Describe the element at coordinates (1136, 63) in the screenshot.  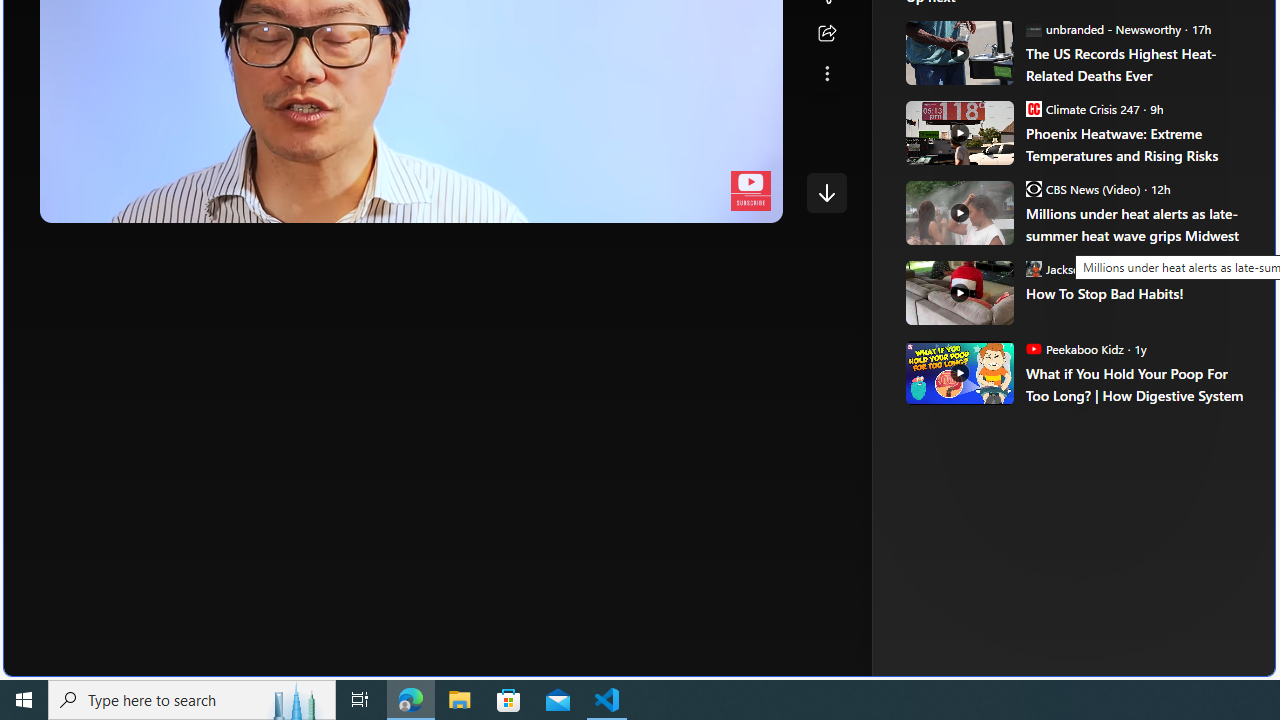
I see `'The US Records Highest Heat-Related Deaths Ever'` at that location.